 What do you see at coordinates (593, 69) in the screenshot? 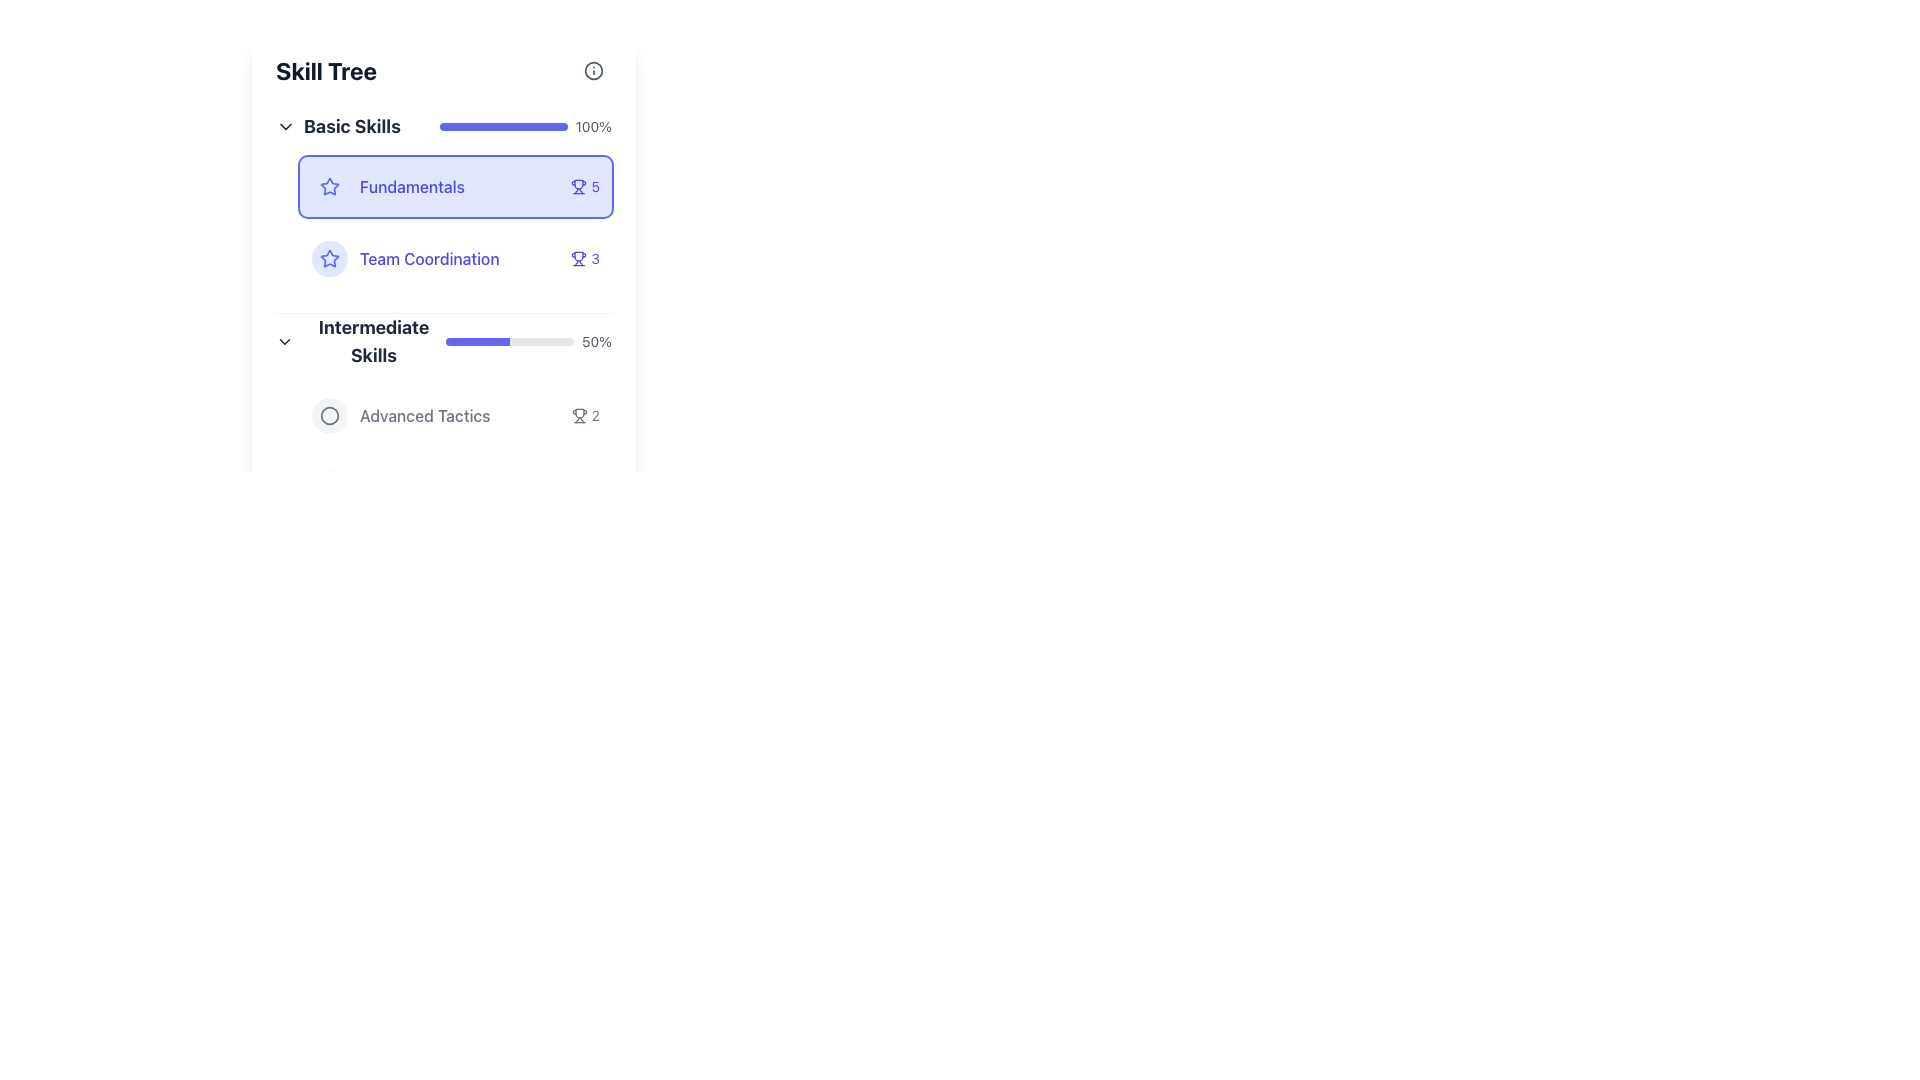
I see `the SVG circle graphical element that serves as part of an informational icon, located at the top-right corner of the interface` at bounding box center [593, 69].